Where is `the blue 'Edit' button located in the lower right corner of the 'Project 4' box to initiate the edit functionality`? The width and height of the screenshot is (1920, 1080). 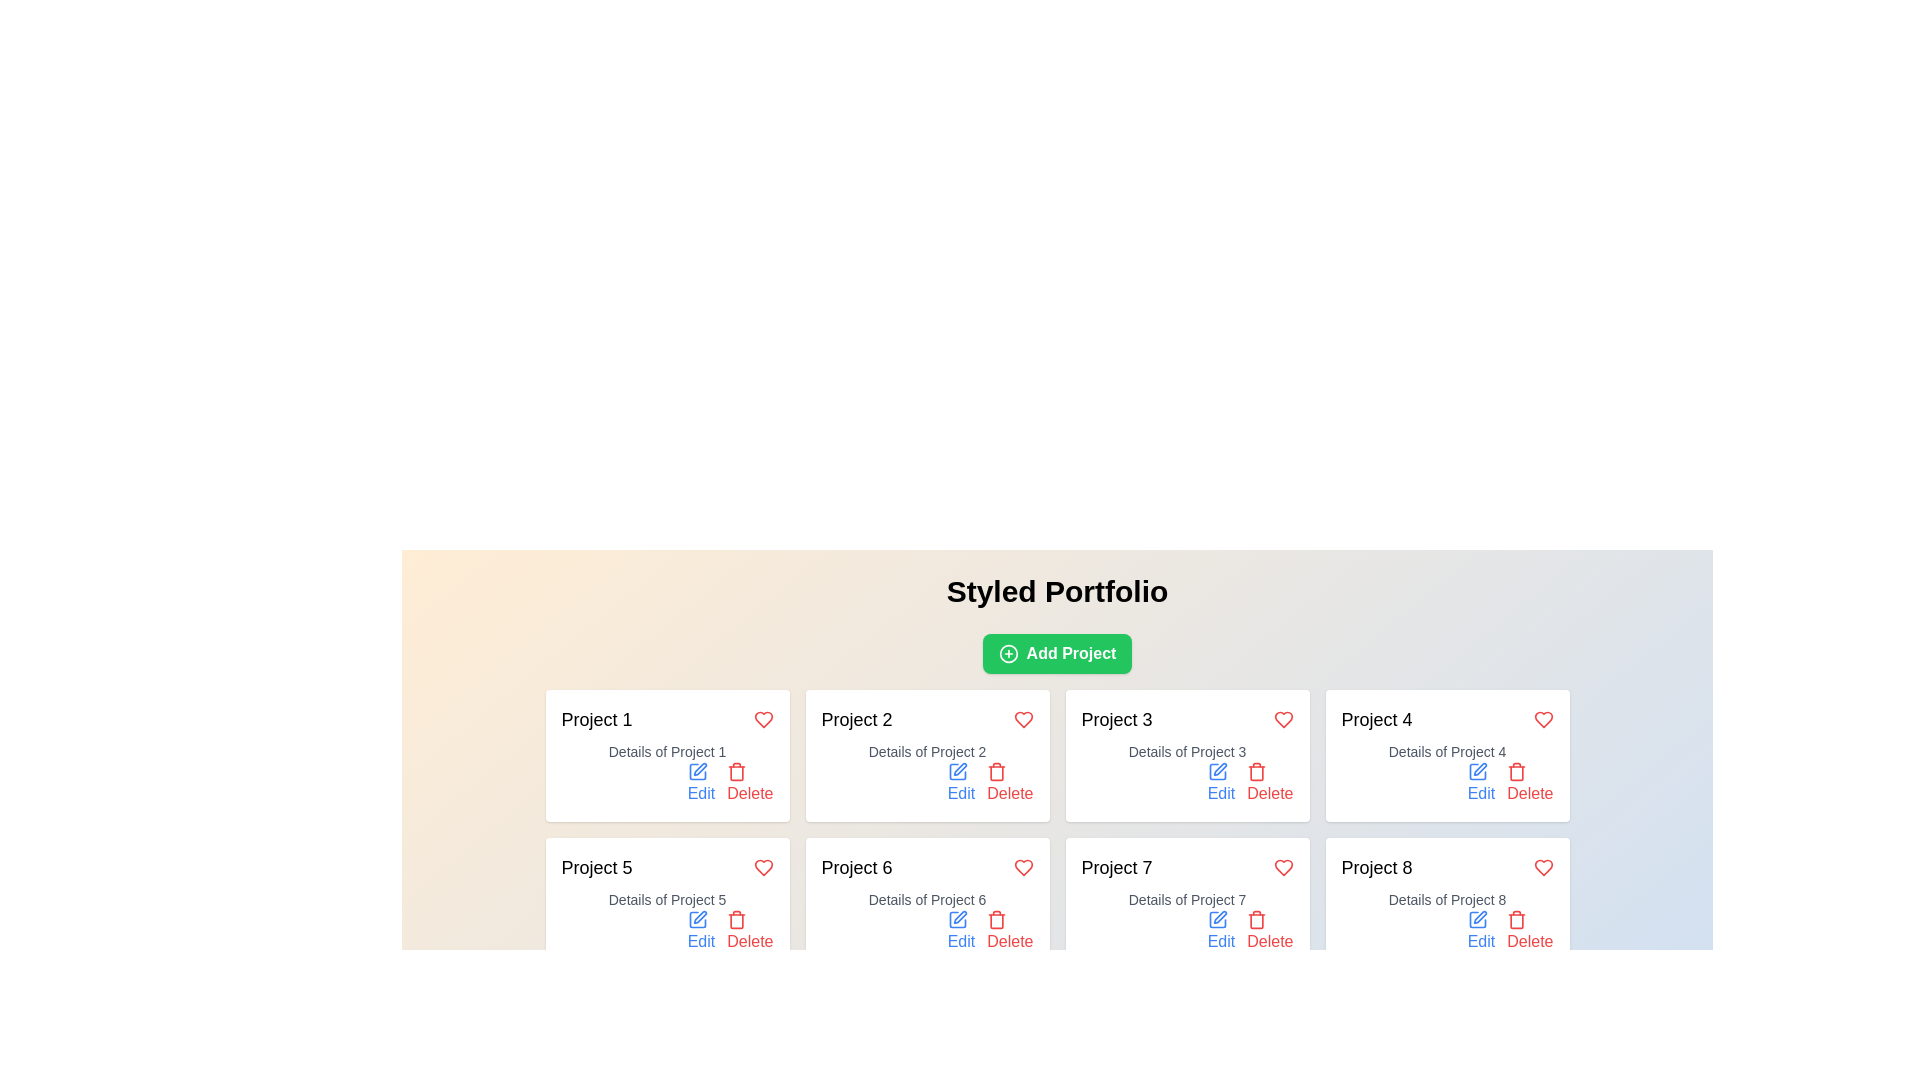
the blue 'Edit' button located in the lower right corner of the 'Project 4' box to initiate the edit functionality is located at coordinates (1481, 782).